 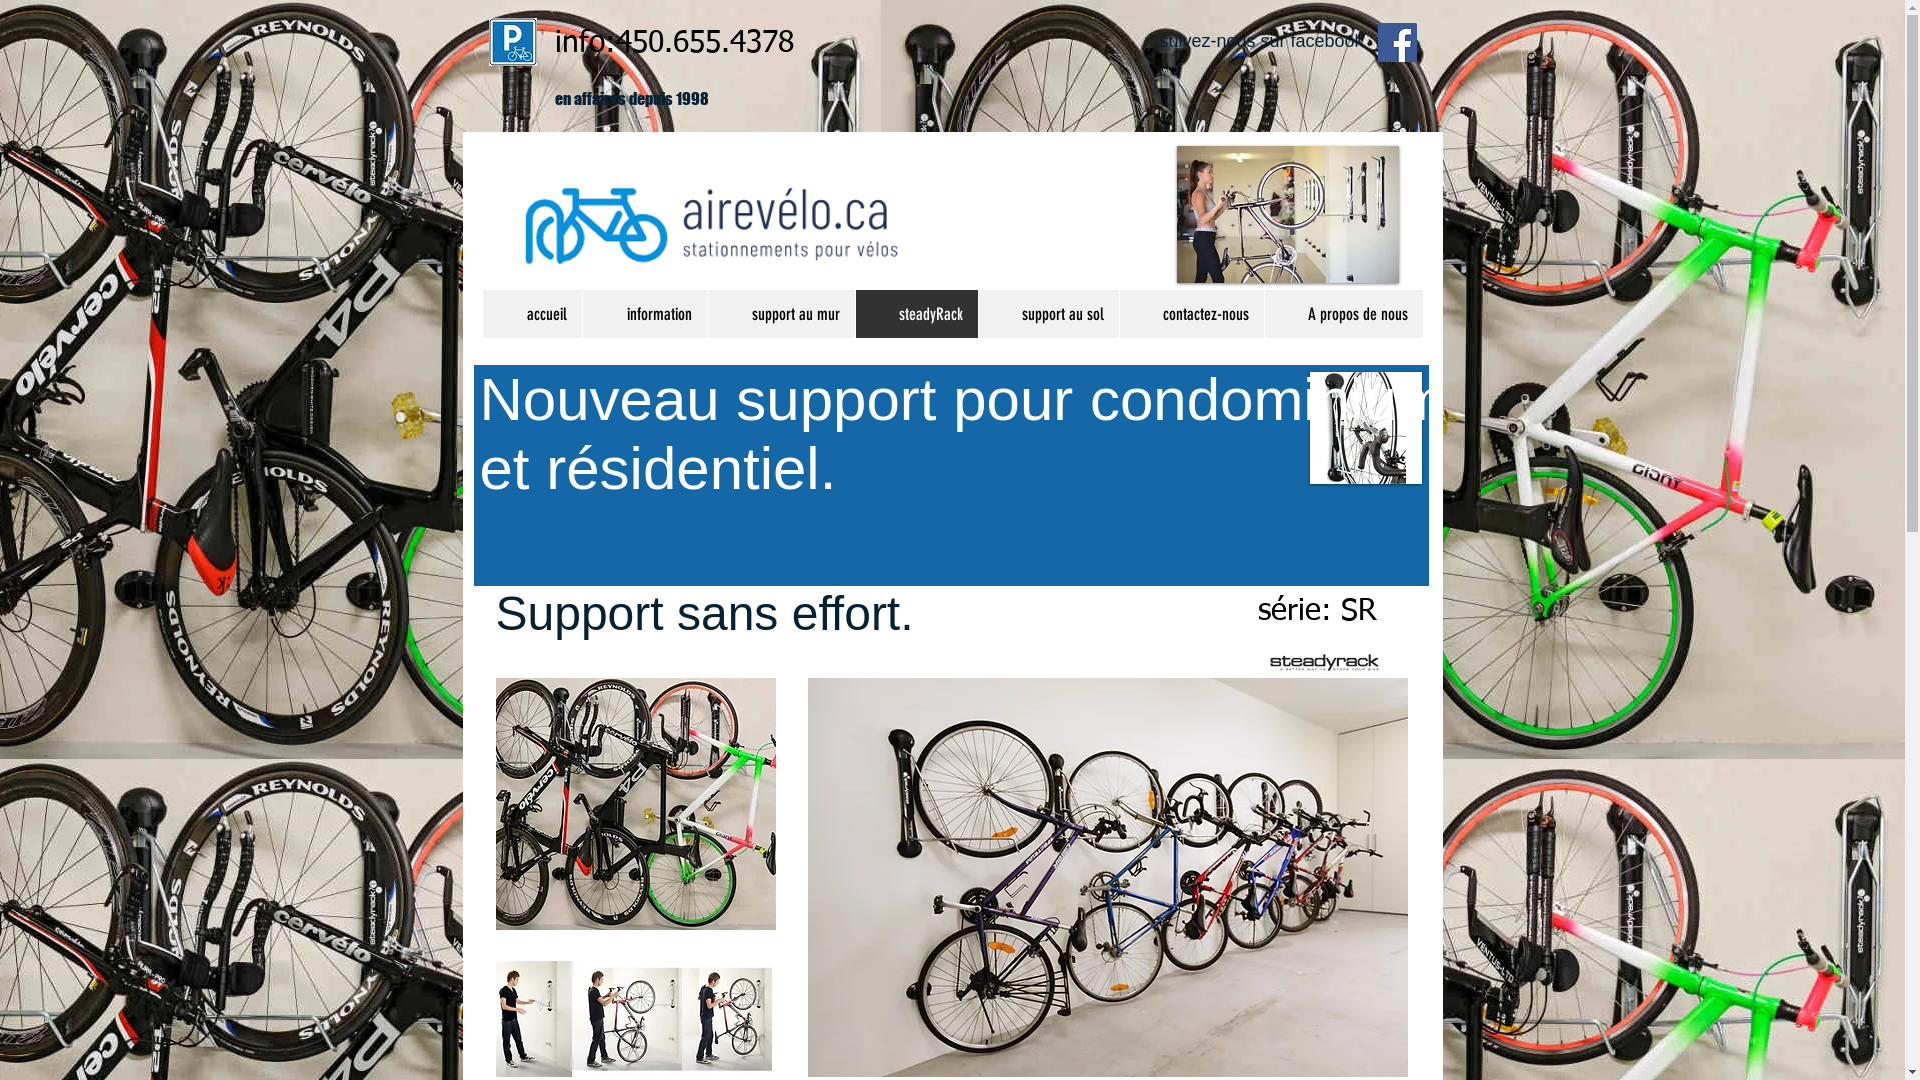 What do you see at coordinates (854, 313) in the screenshot?
I see `'steadyRack'` at bounding box center [854, 313].